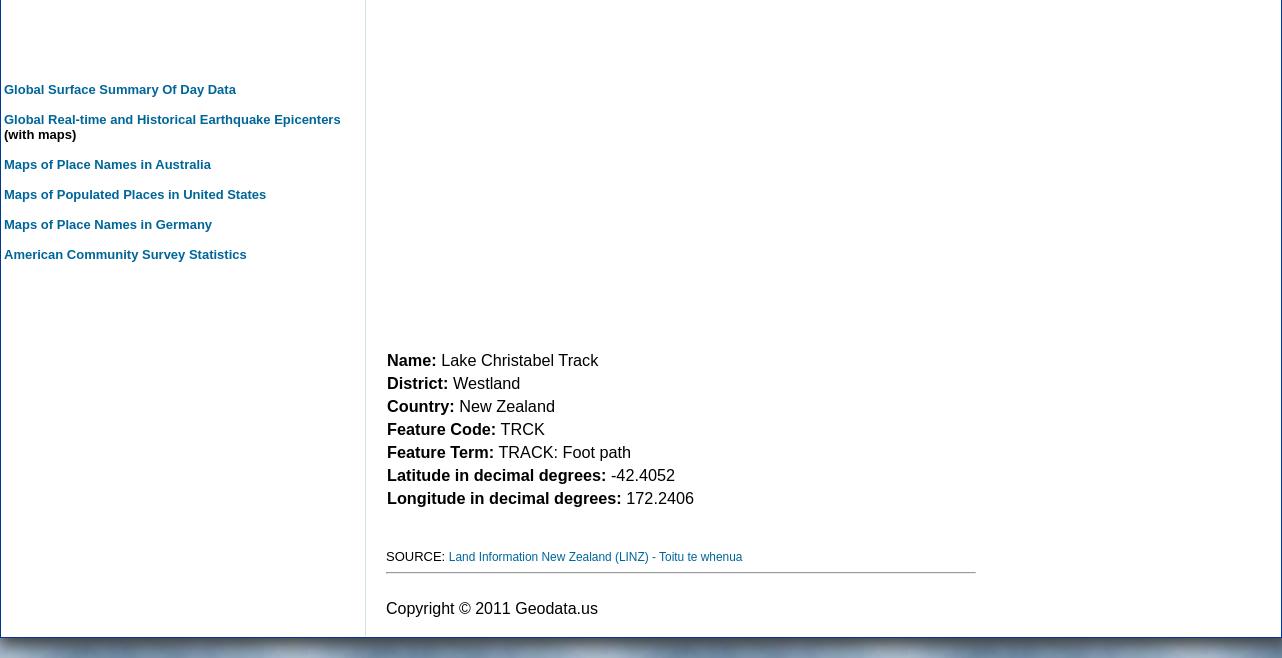 The height and width of the screenshot is (658, 1282). What do you see at coordinates (448, 555) in the screenshot?
I see `'Land Information New Zealand (LINZ) - Toitu te whenua'` at bounding box center [448, 555].